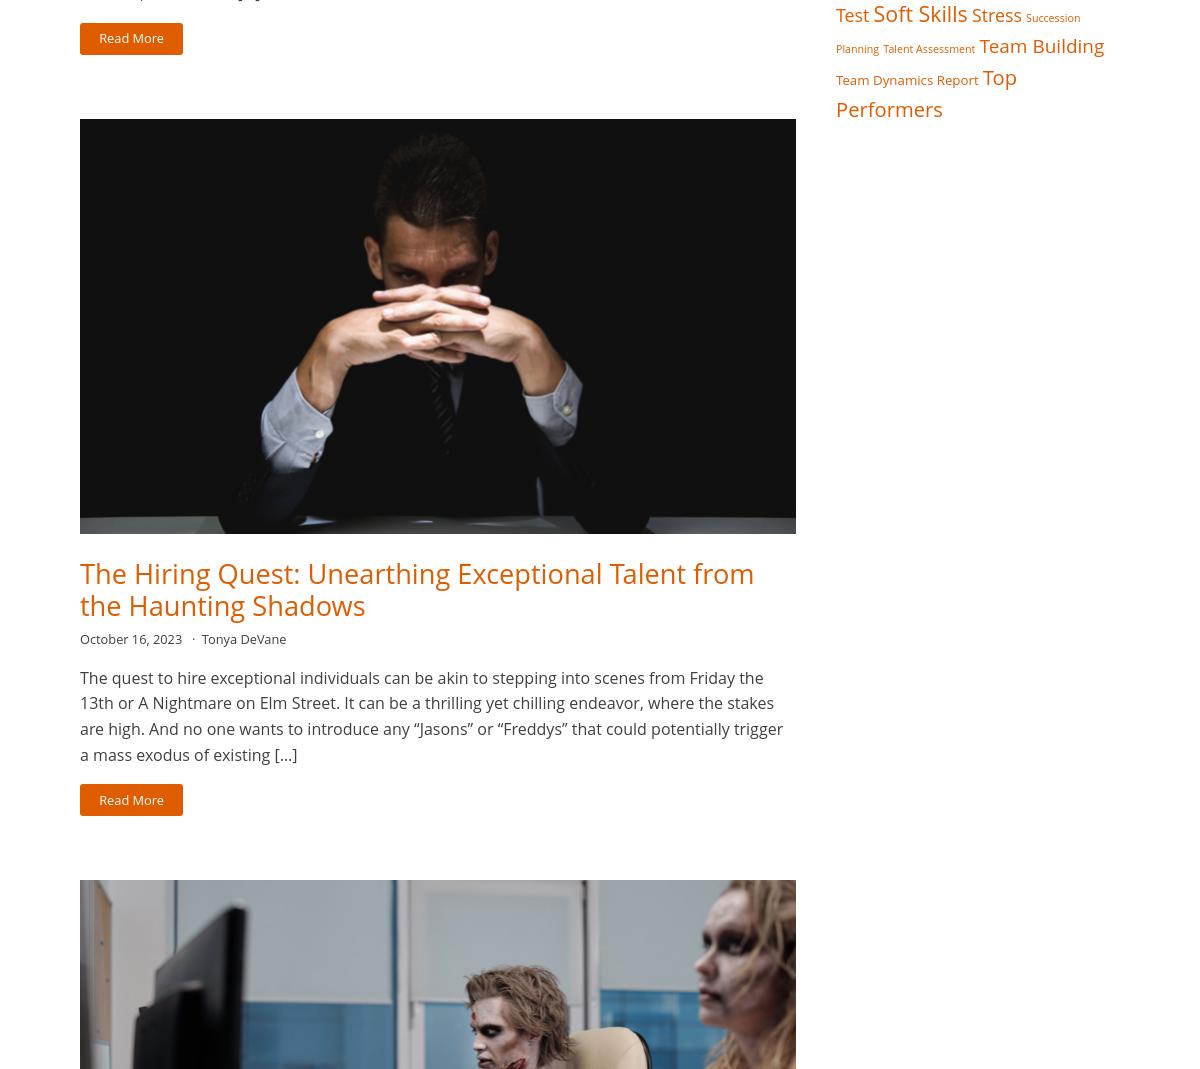  What do you see at coordinates (926, 92) in the screenshot?
I see `'Top Performers'` at bounding box center [926, 92].